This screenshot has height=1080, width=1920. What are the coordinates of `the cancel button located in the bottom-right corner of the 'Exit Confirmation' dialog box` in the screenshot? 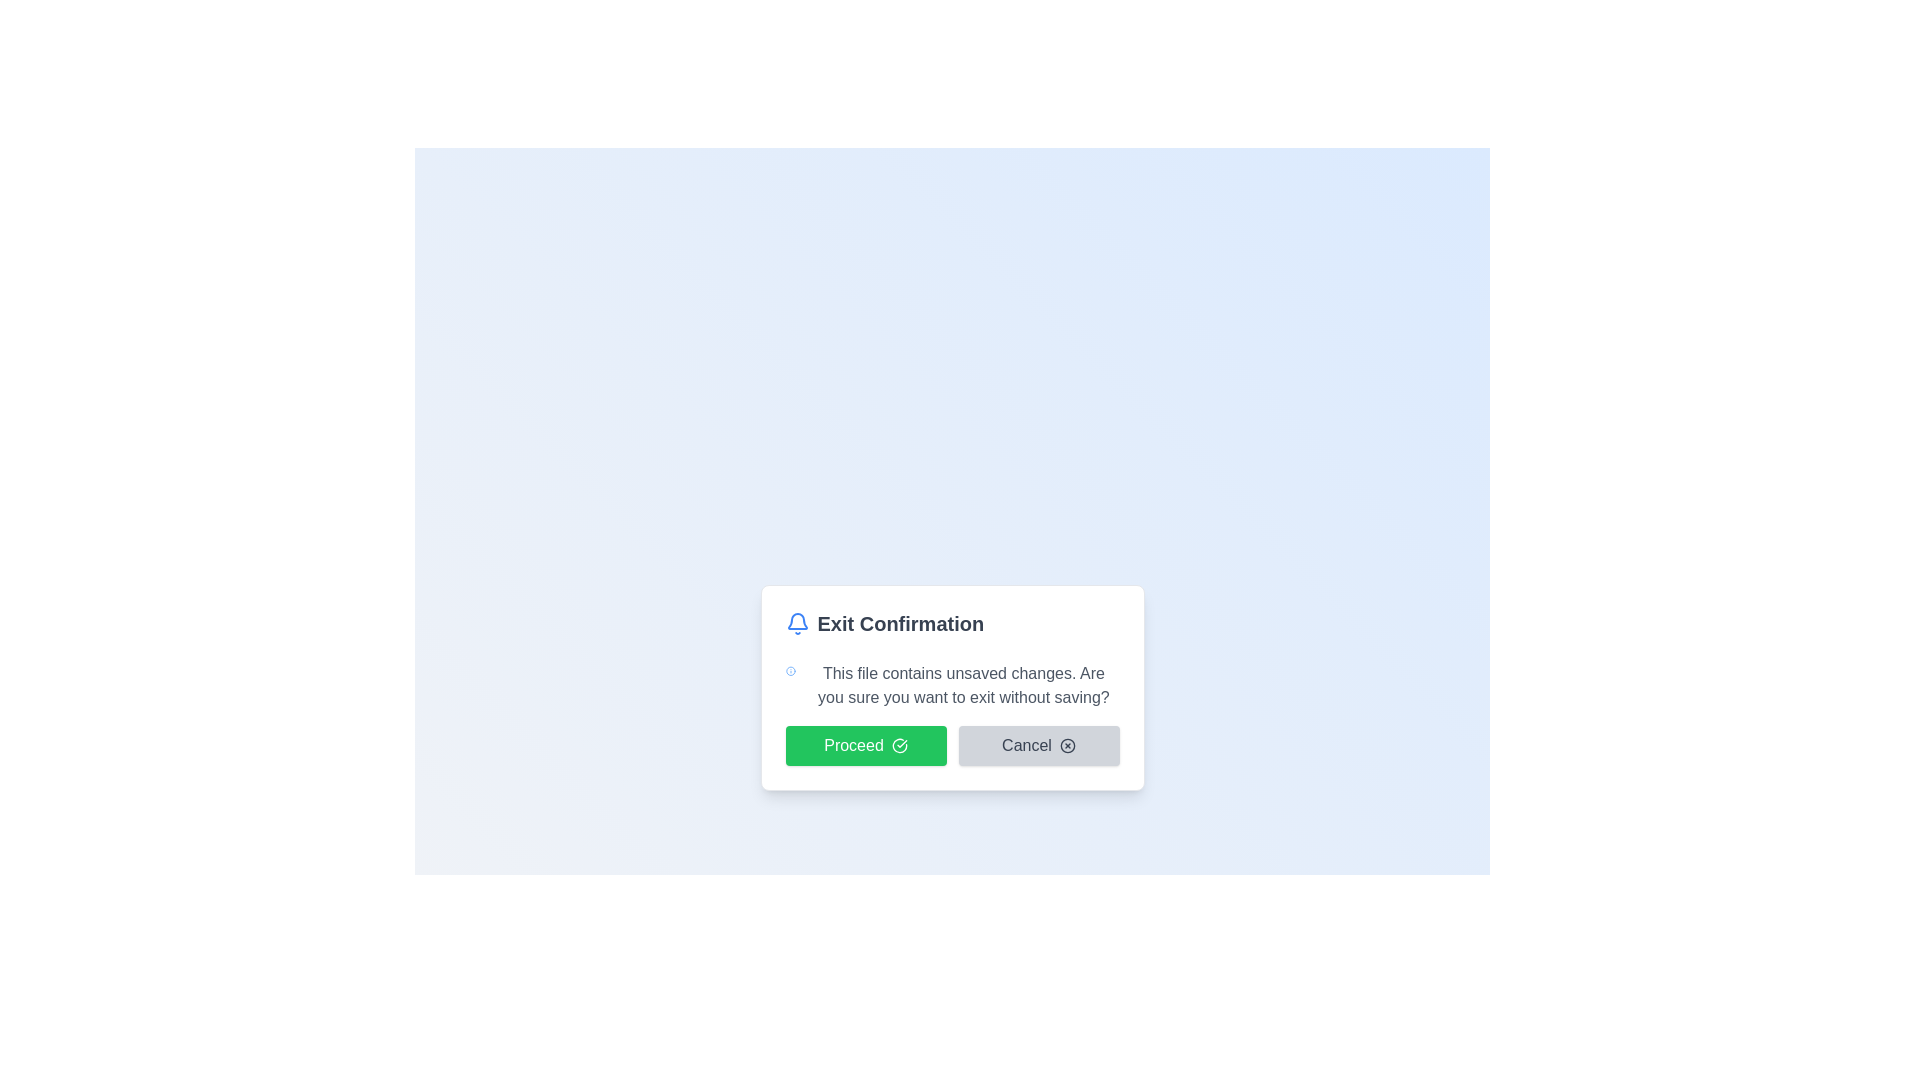 It's located at (1038, 745).